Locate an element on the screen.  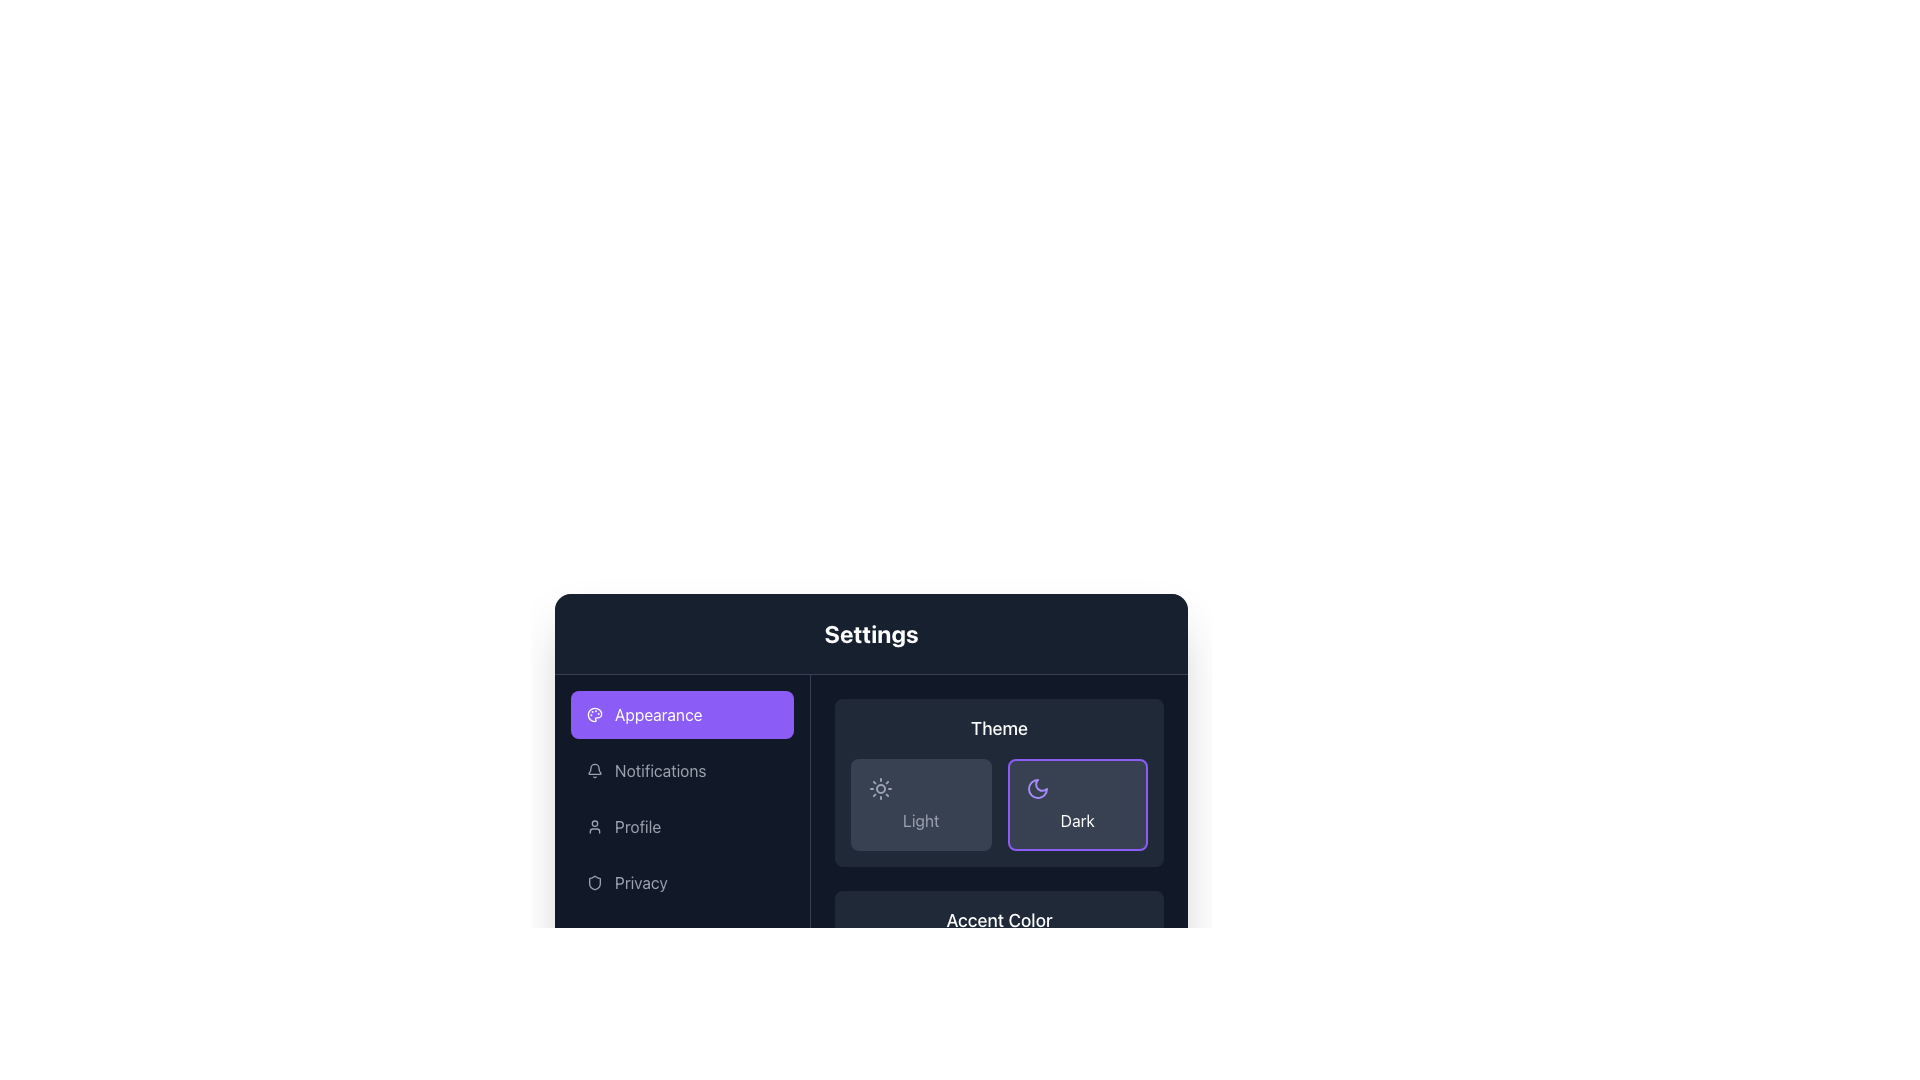
the 'Dark' option of the segmented control with options under the 'Theme' heading for additional feedback is located at coordinates (999, 804).